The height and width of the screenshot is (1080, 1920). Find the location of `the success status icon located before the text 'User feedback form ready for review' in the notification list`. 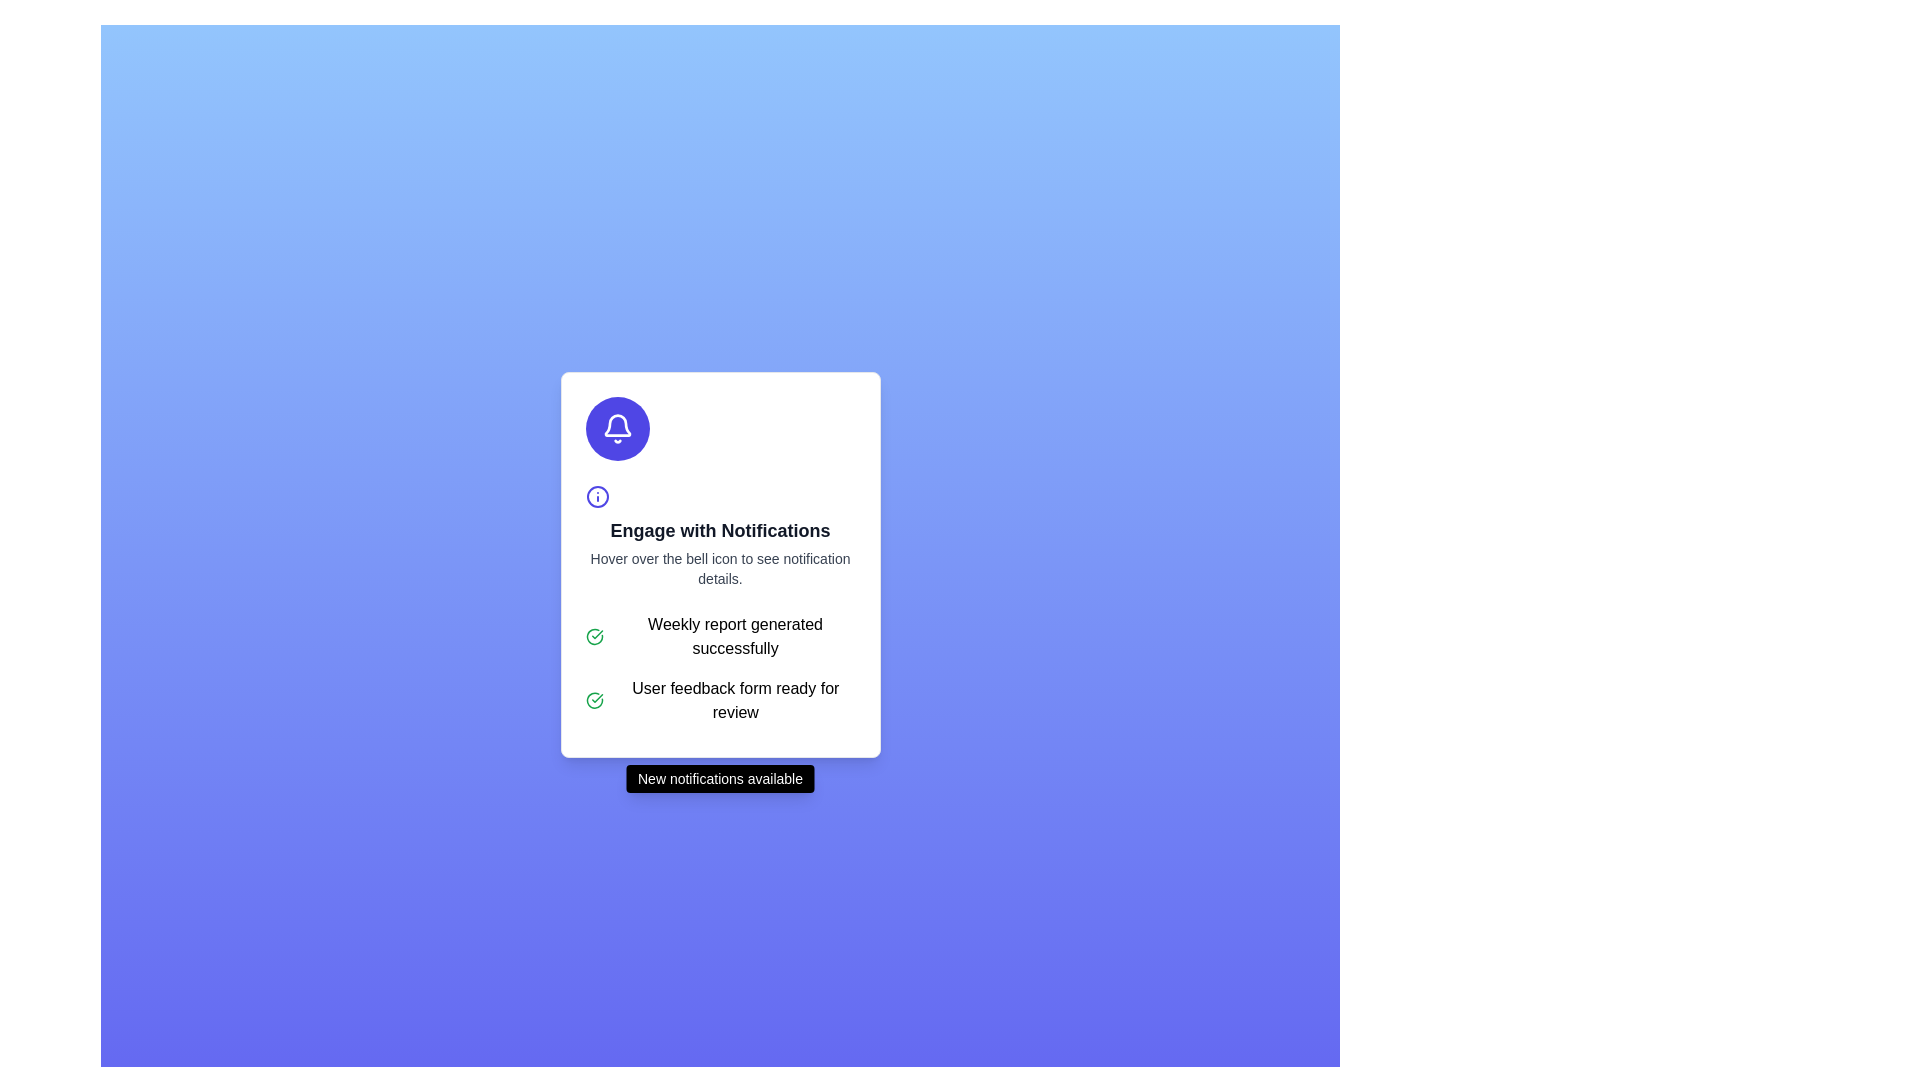

the success status icon located before the text 'User feedback form ready for review' in the notification list is located at coordinates (593, 700).